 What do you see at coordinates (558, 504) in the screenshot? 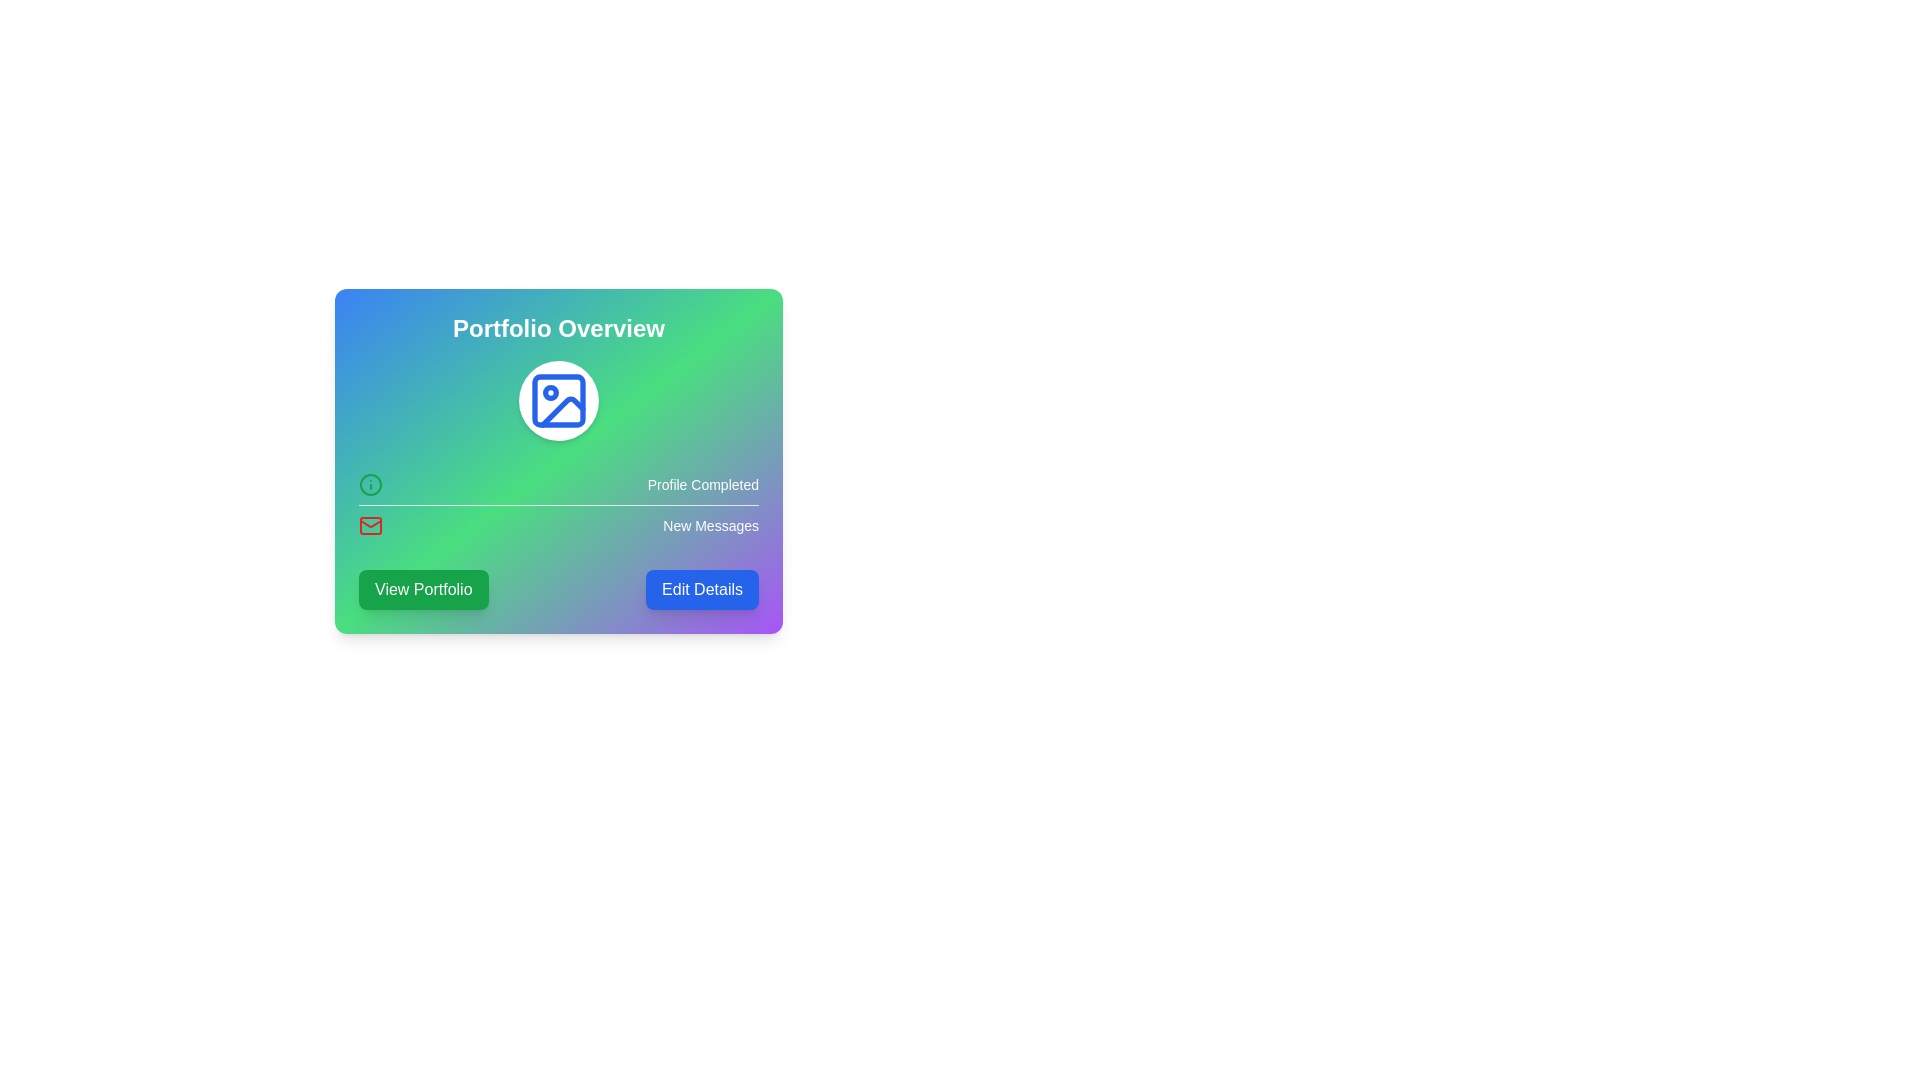
I see `the information display group that contains the green icon with 'Profile Completed' and the red icon with 'New Messages', located between the 'Portfolio Overview' icon and the buttons 'View Portfolio' and 'Edit Details'` at bounding box center [558, 504].